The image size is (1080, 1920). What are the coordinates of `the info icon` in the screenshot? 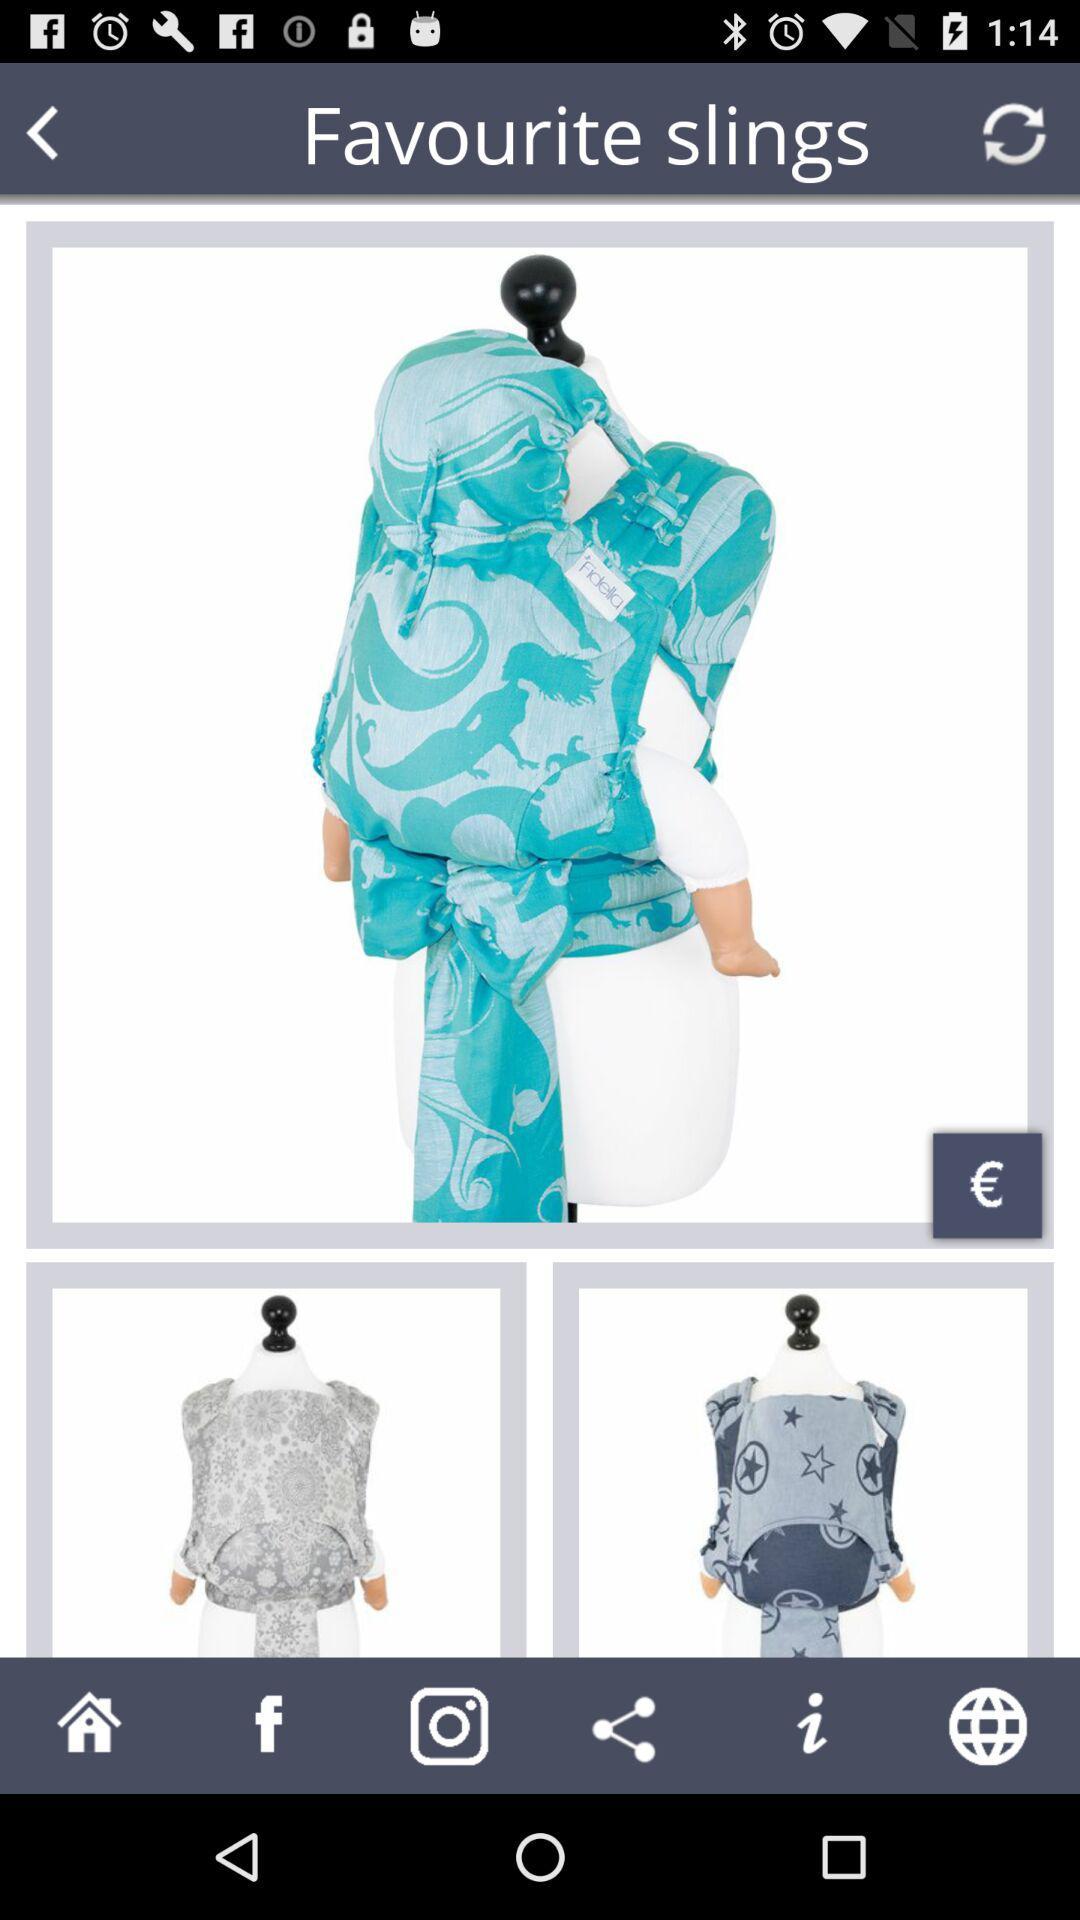 It's located at (810, 1846).